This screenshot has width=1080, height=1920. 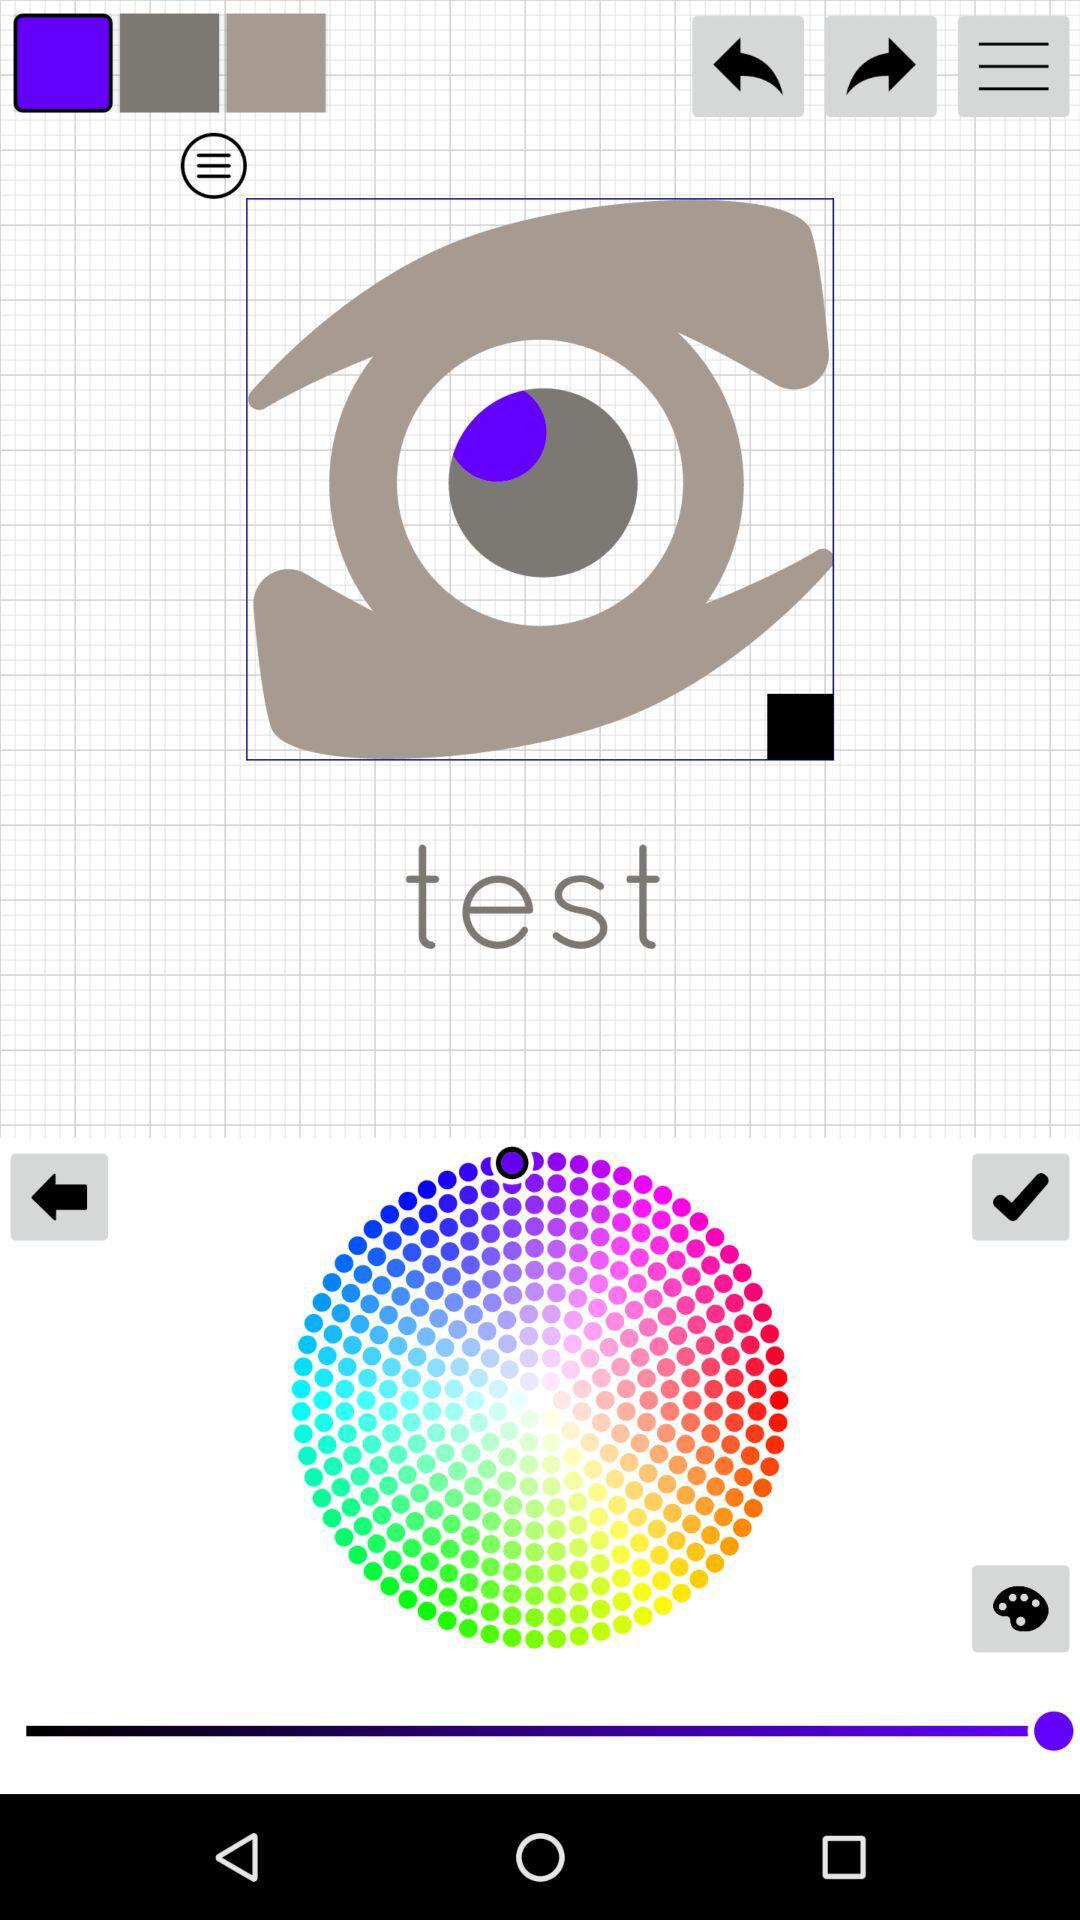 I want to click on the undo icon, so click(x=748, y=66).